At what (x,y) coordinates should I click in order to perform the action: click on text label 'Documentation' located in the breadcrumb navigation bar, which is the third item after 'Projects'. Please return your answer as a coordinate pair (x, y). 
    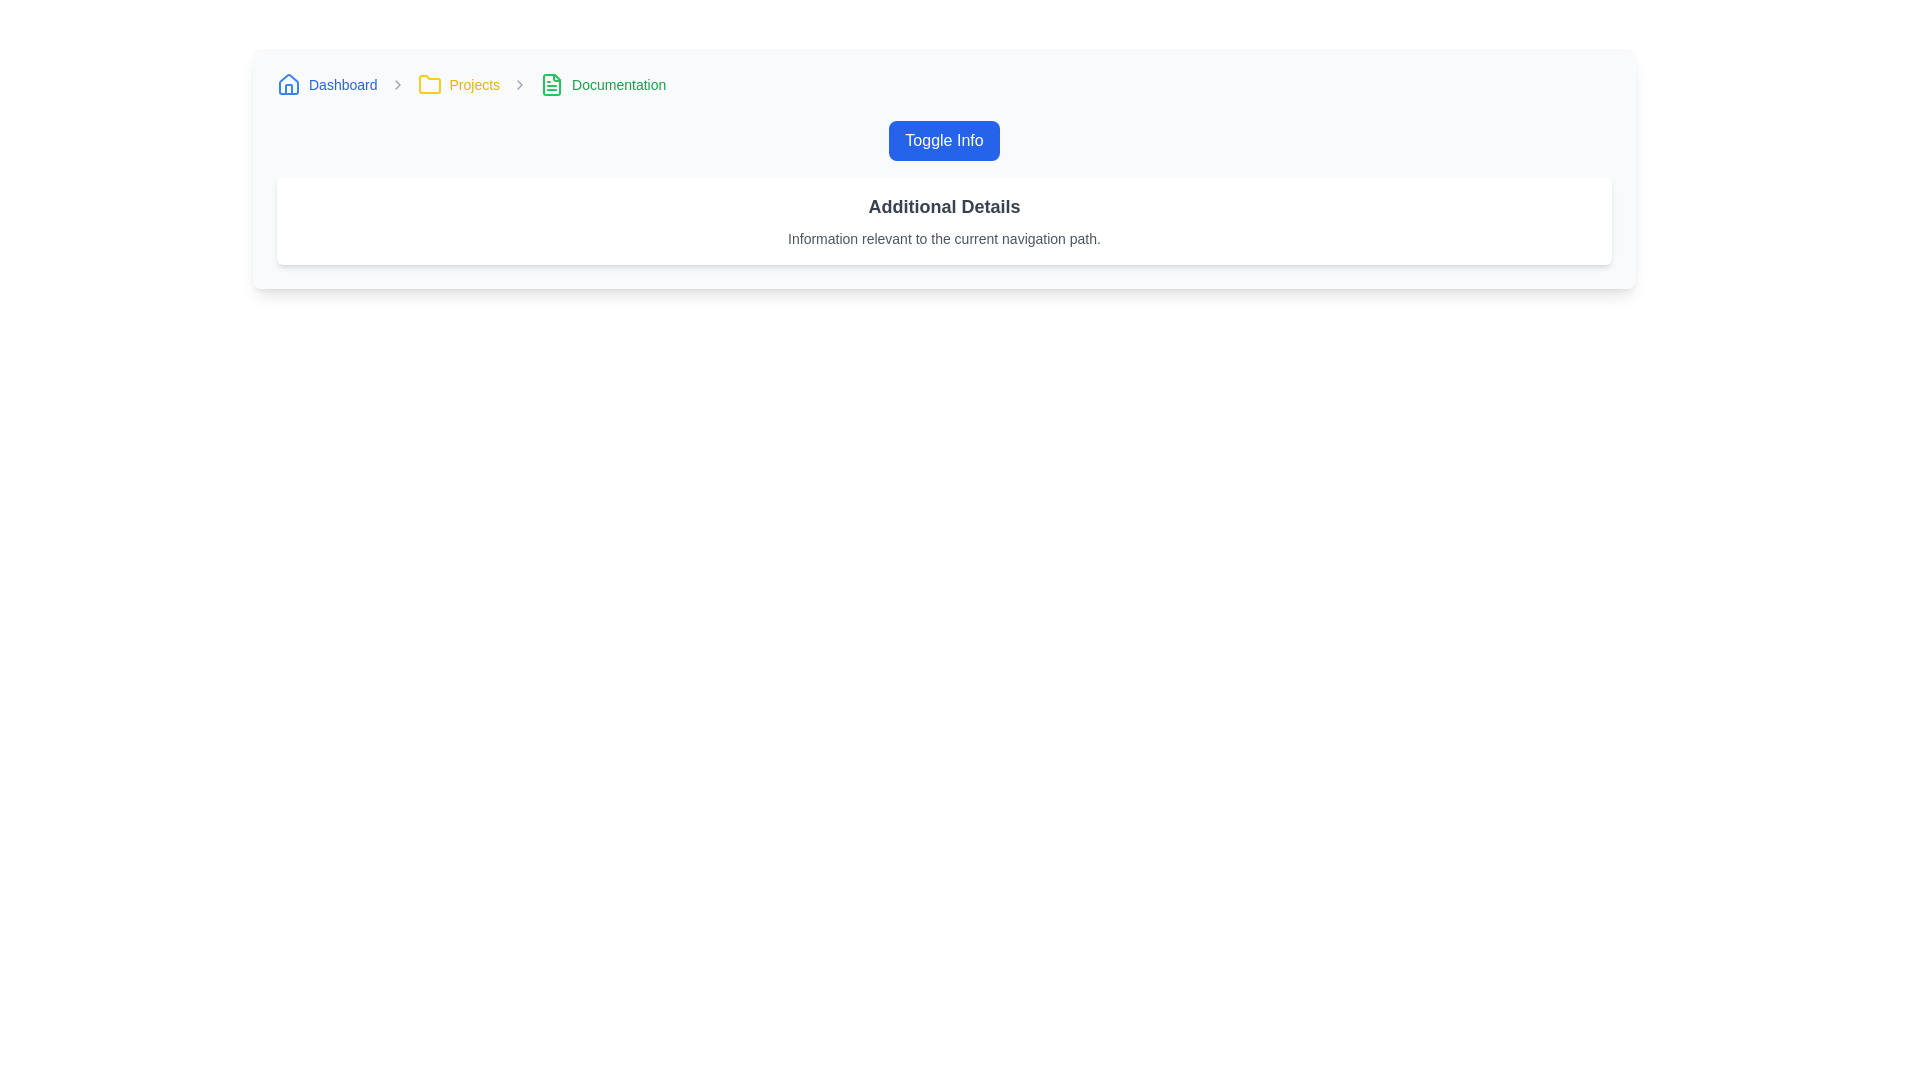
    Looking at the image, I should click on (618, 83).